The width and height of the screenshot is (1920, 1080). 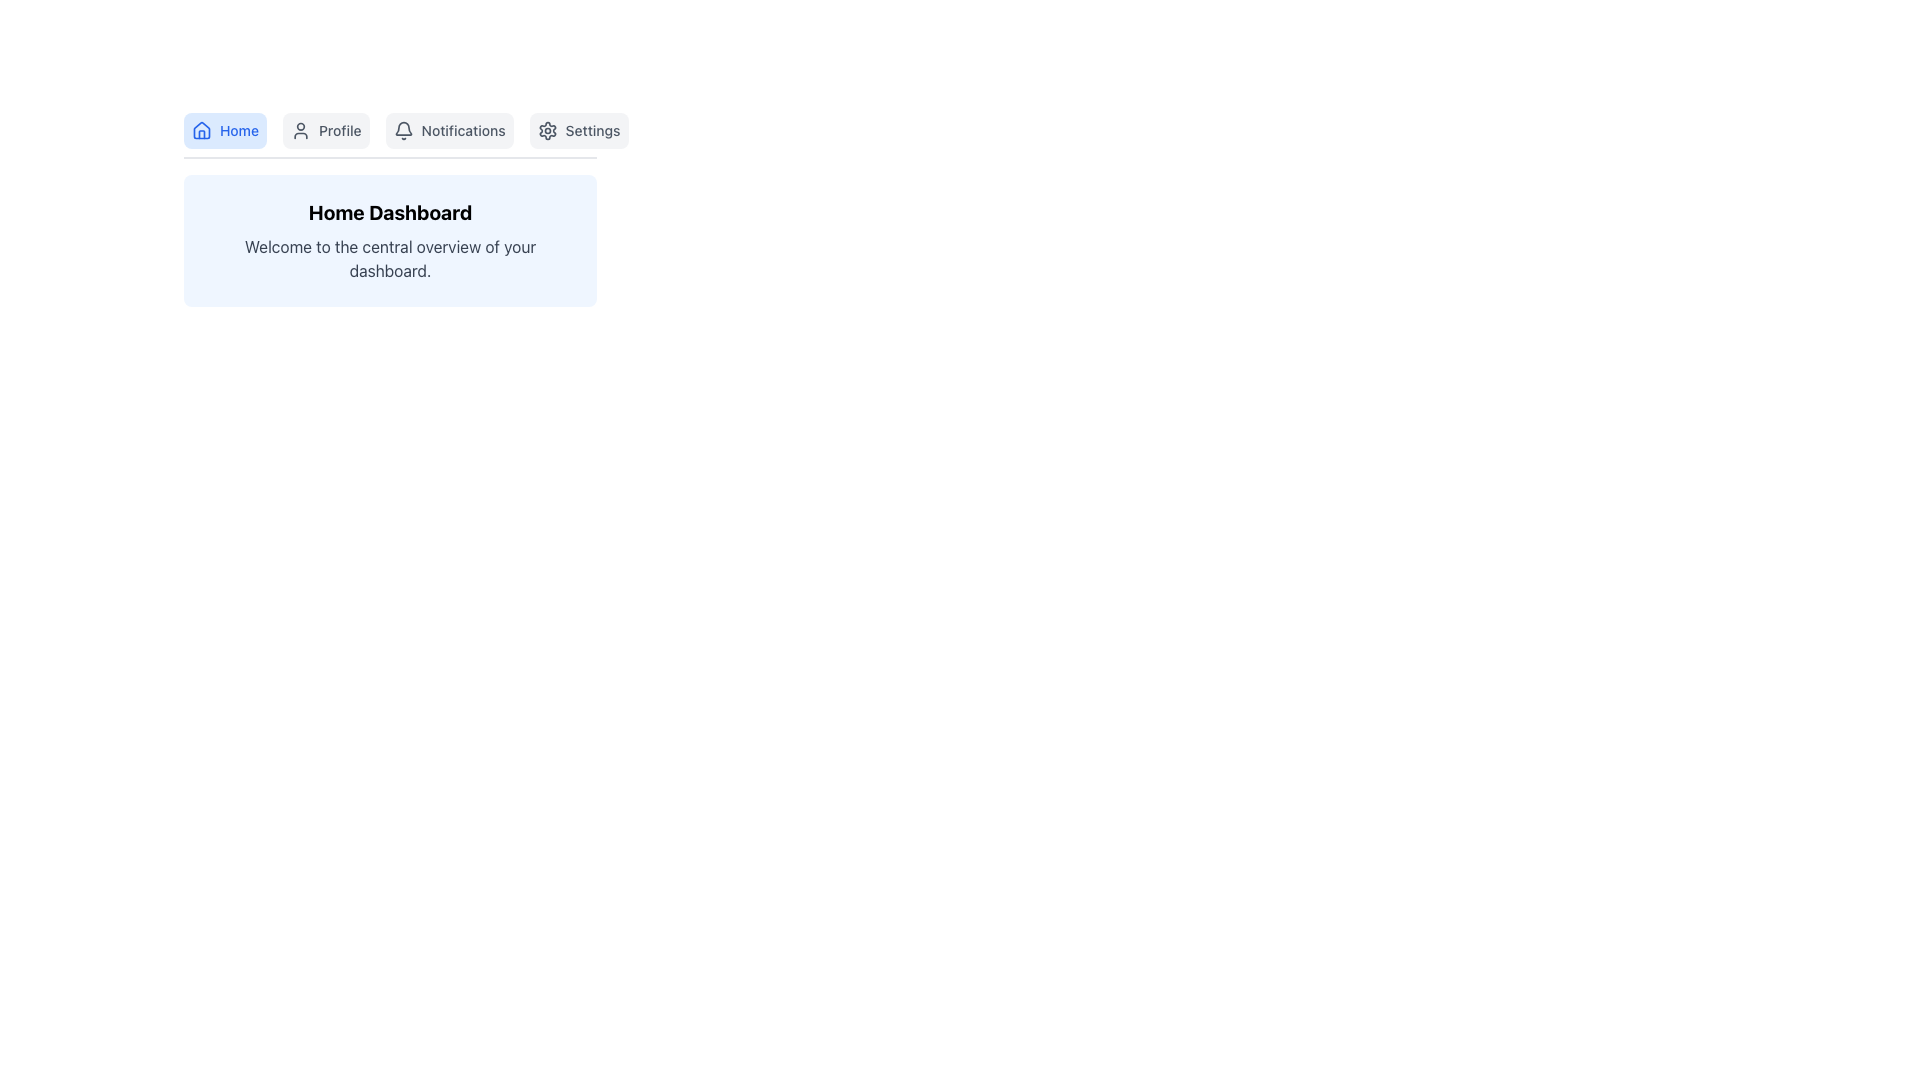 I want to click on the blue home icon located in the upper-left area of the interface, so click(x=201, y=131).